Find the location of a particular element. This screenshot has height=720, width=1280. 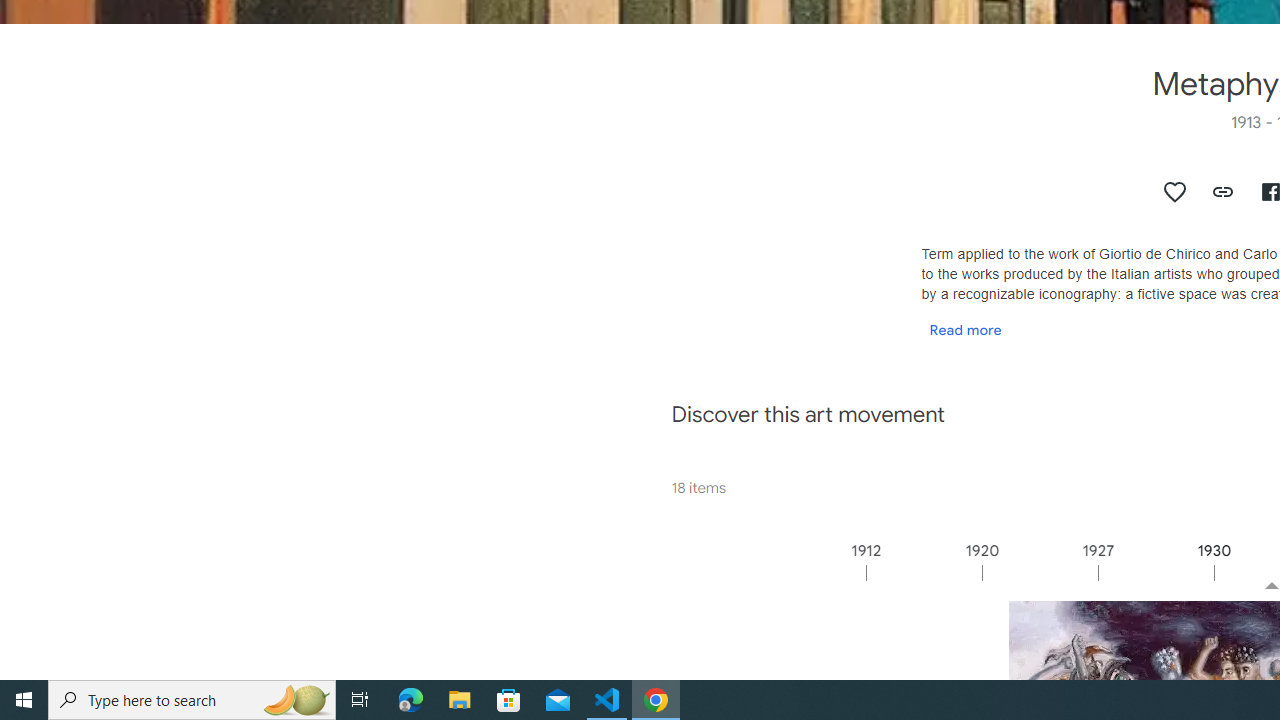

'Copy Link' is located at coordinates (1222, 191).